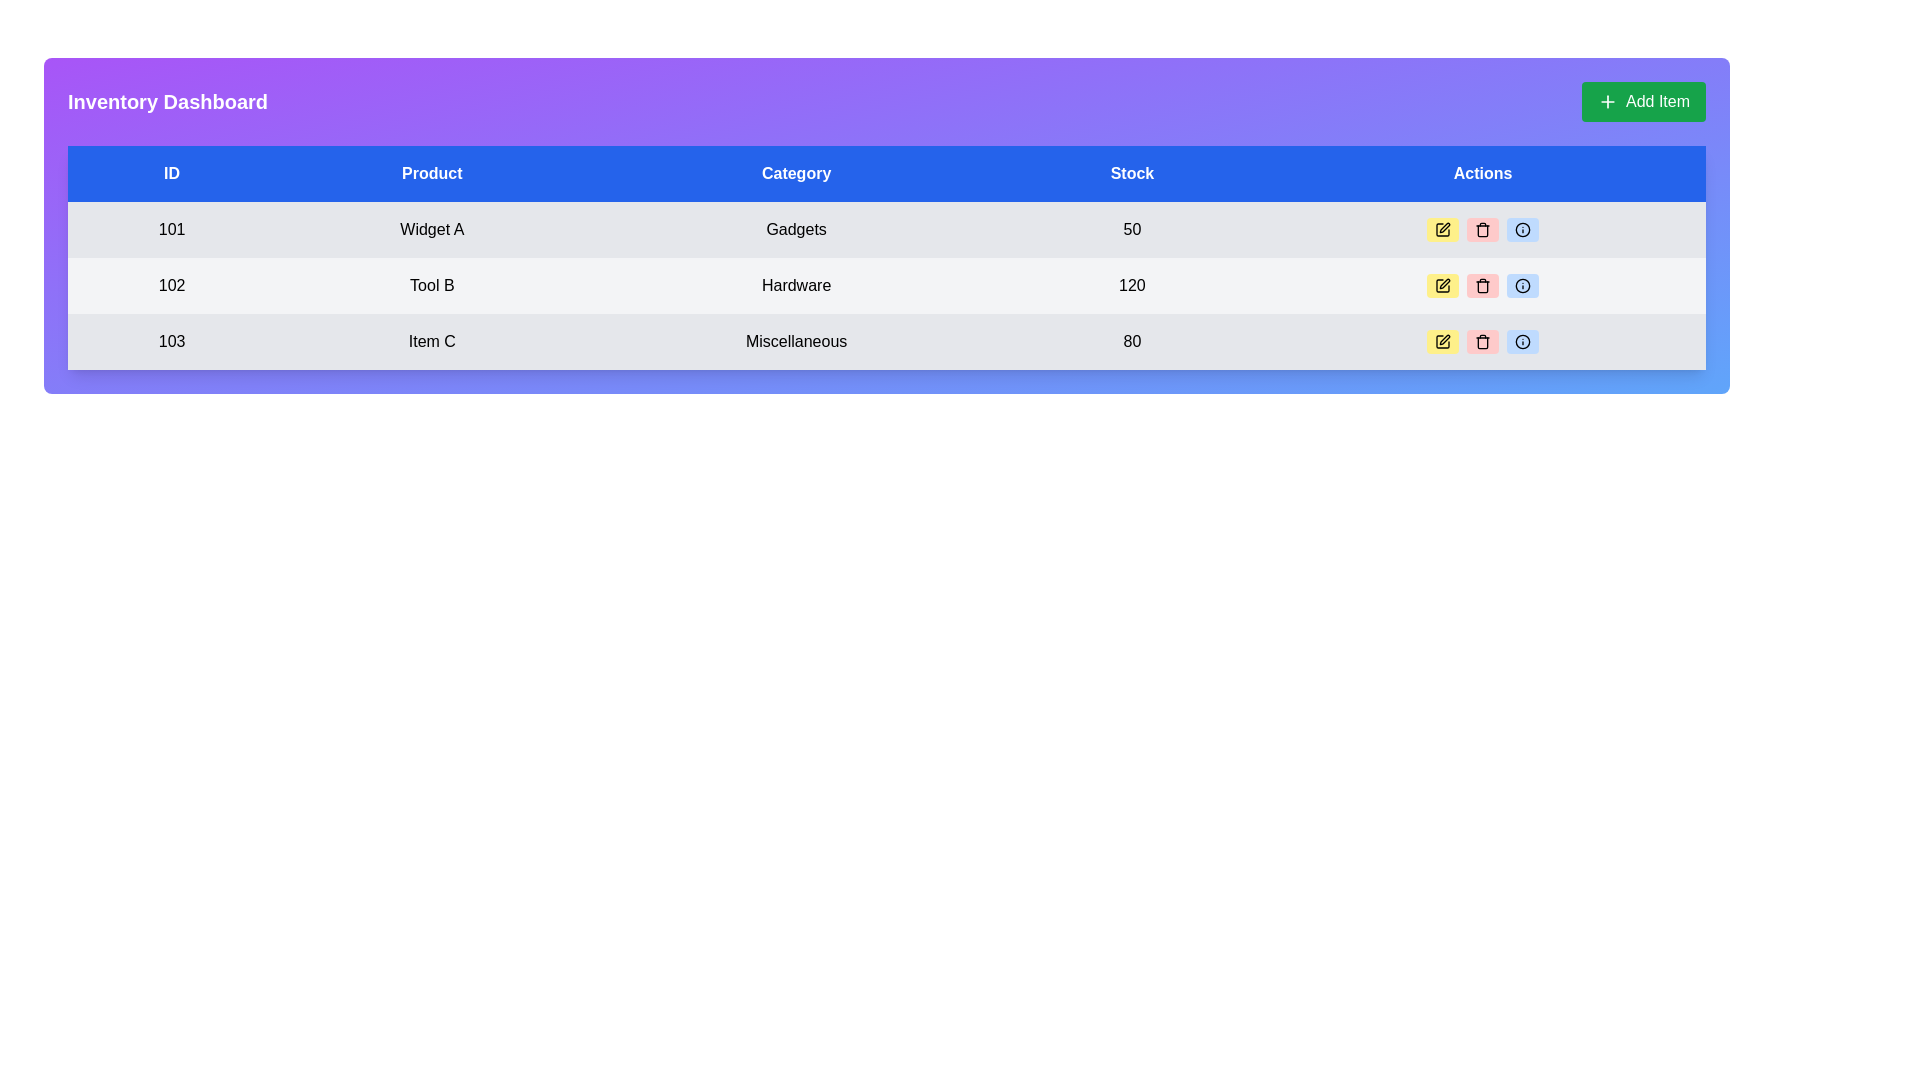 The width and height of the screenshot is (1920, 1080). Describe the element at coordinates (1483, 285) in the screenshot. I see `the middle delete action button in the second row of the table` at that location.